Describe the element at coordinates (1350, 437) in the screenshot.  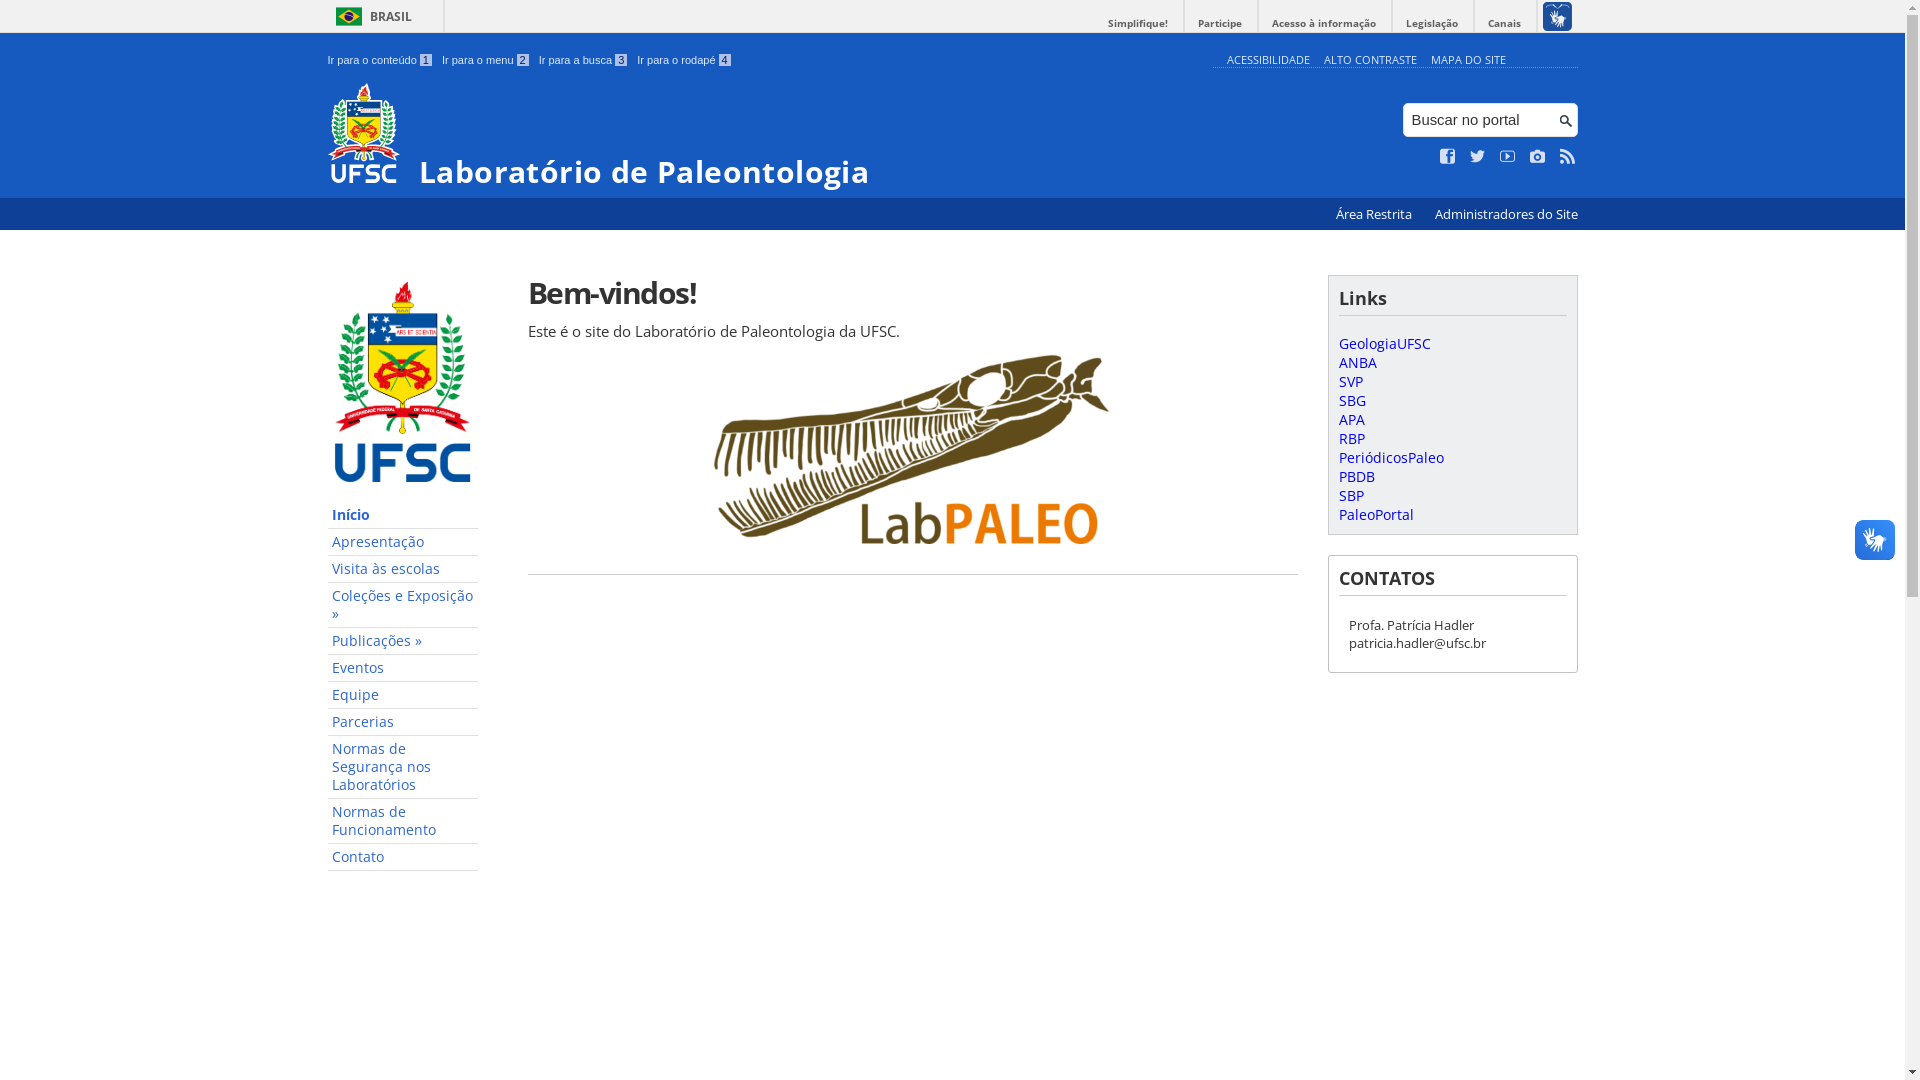
I see `'RBP'` at that location.